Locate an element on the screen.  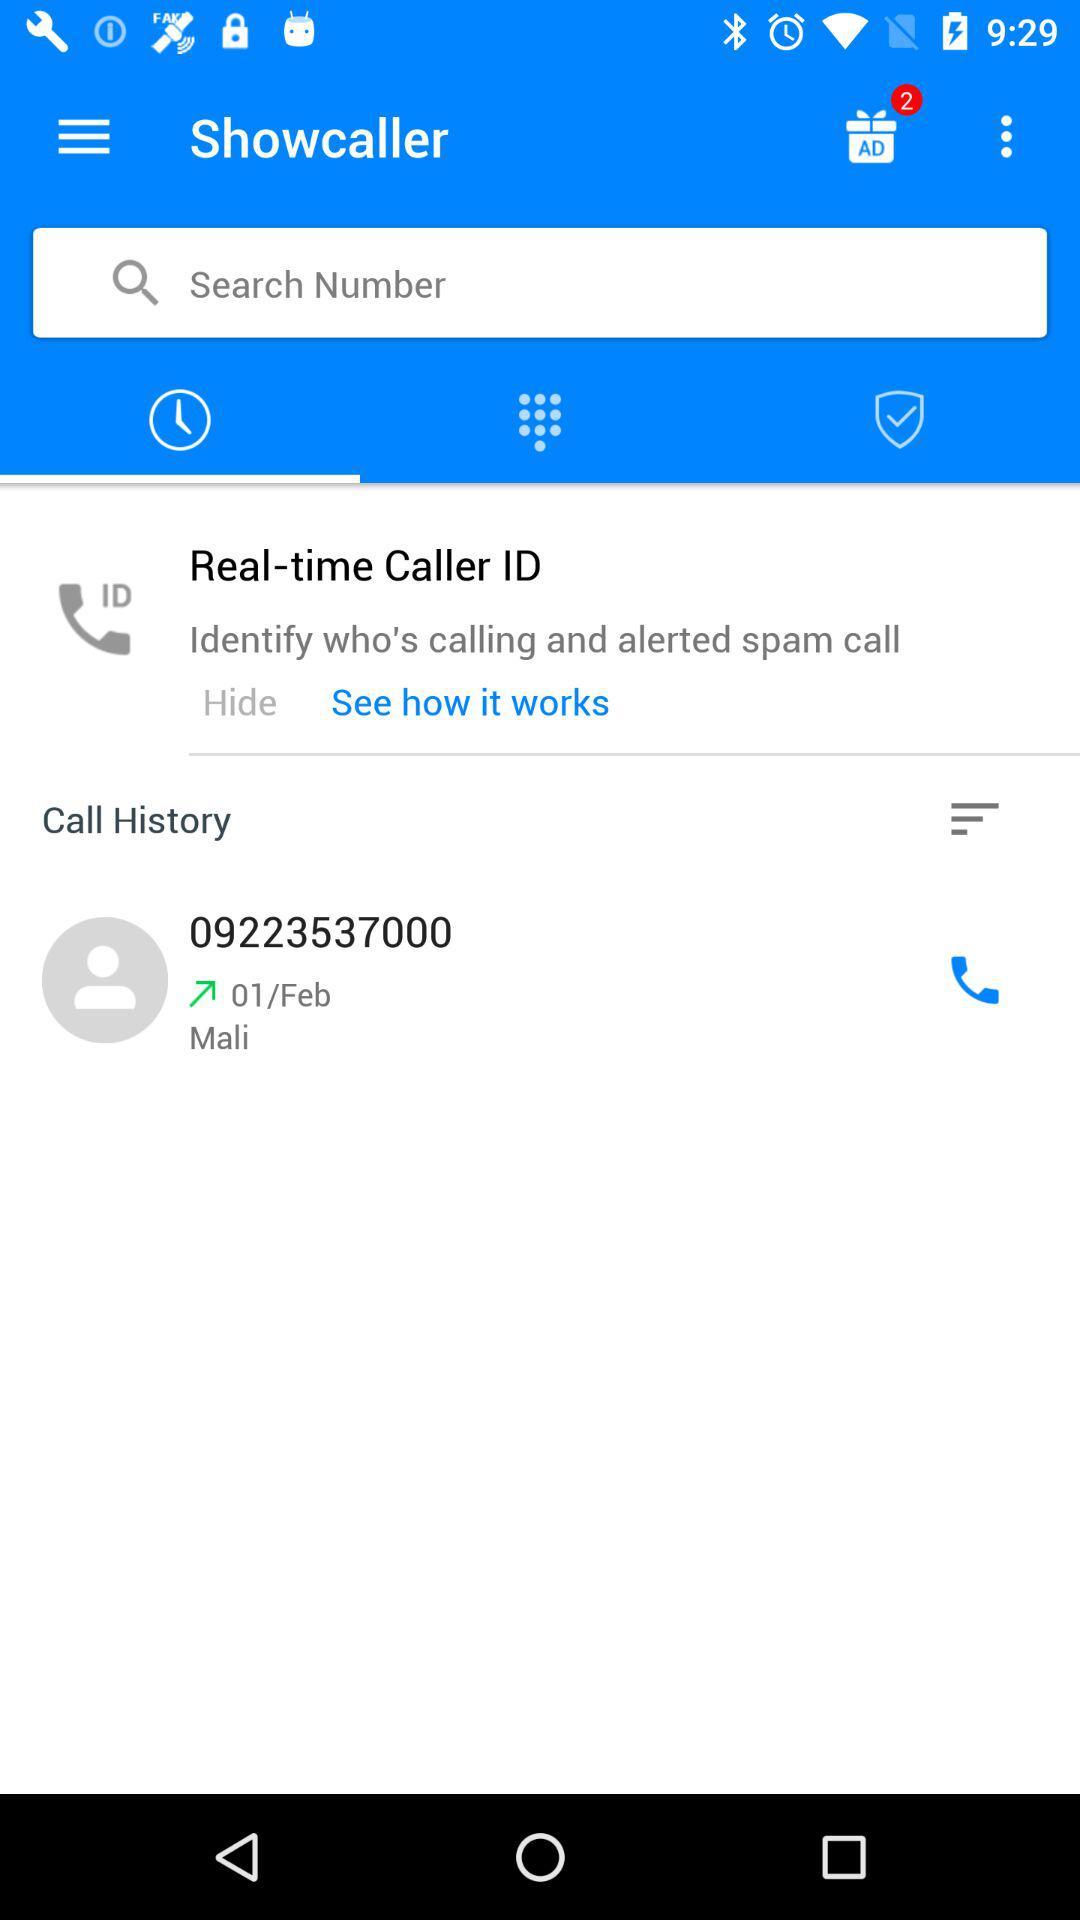
switch autoplay option is located at coordinates (869, 135).